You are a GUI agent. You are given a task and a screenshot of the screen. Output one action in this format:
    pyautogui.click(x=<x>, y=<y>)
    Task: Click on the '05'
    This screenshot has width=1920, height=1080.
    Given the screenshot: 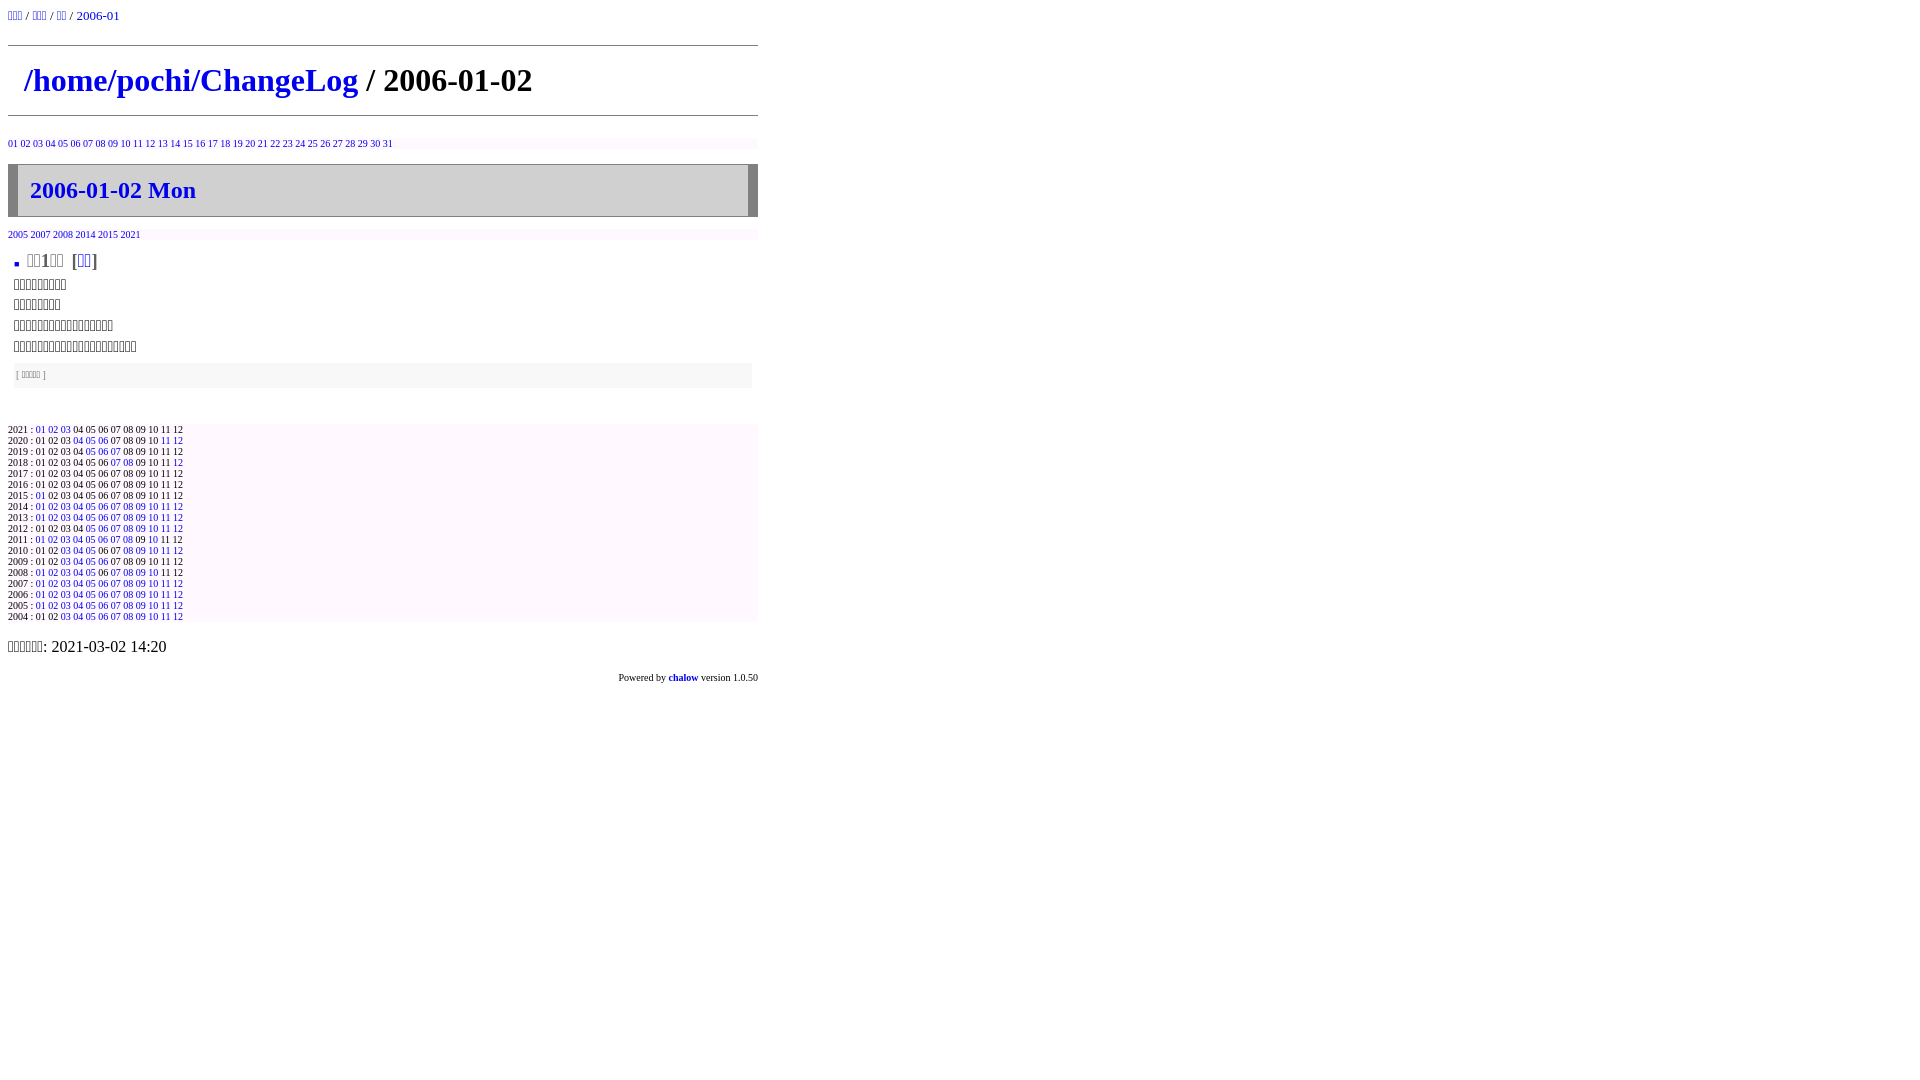 What is the action you would take?
    pyautogui.click(x=90, y=550)
    